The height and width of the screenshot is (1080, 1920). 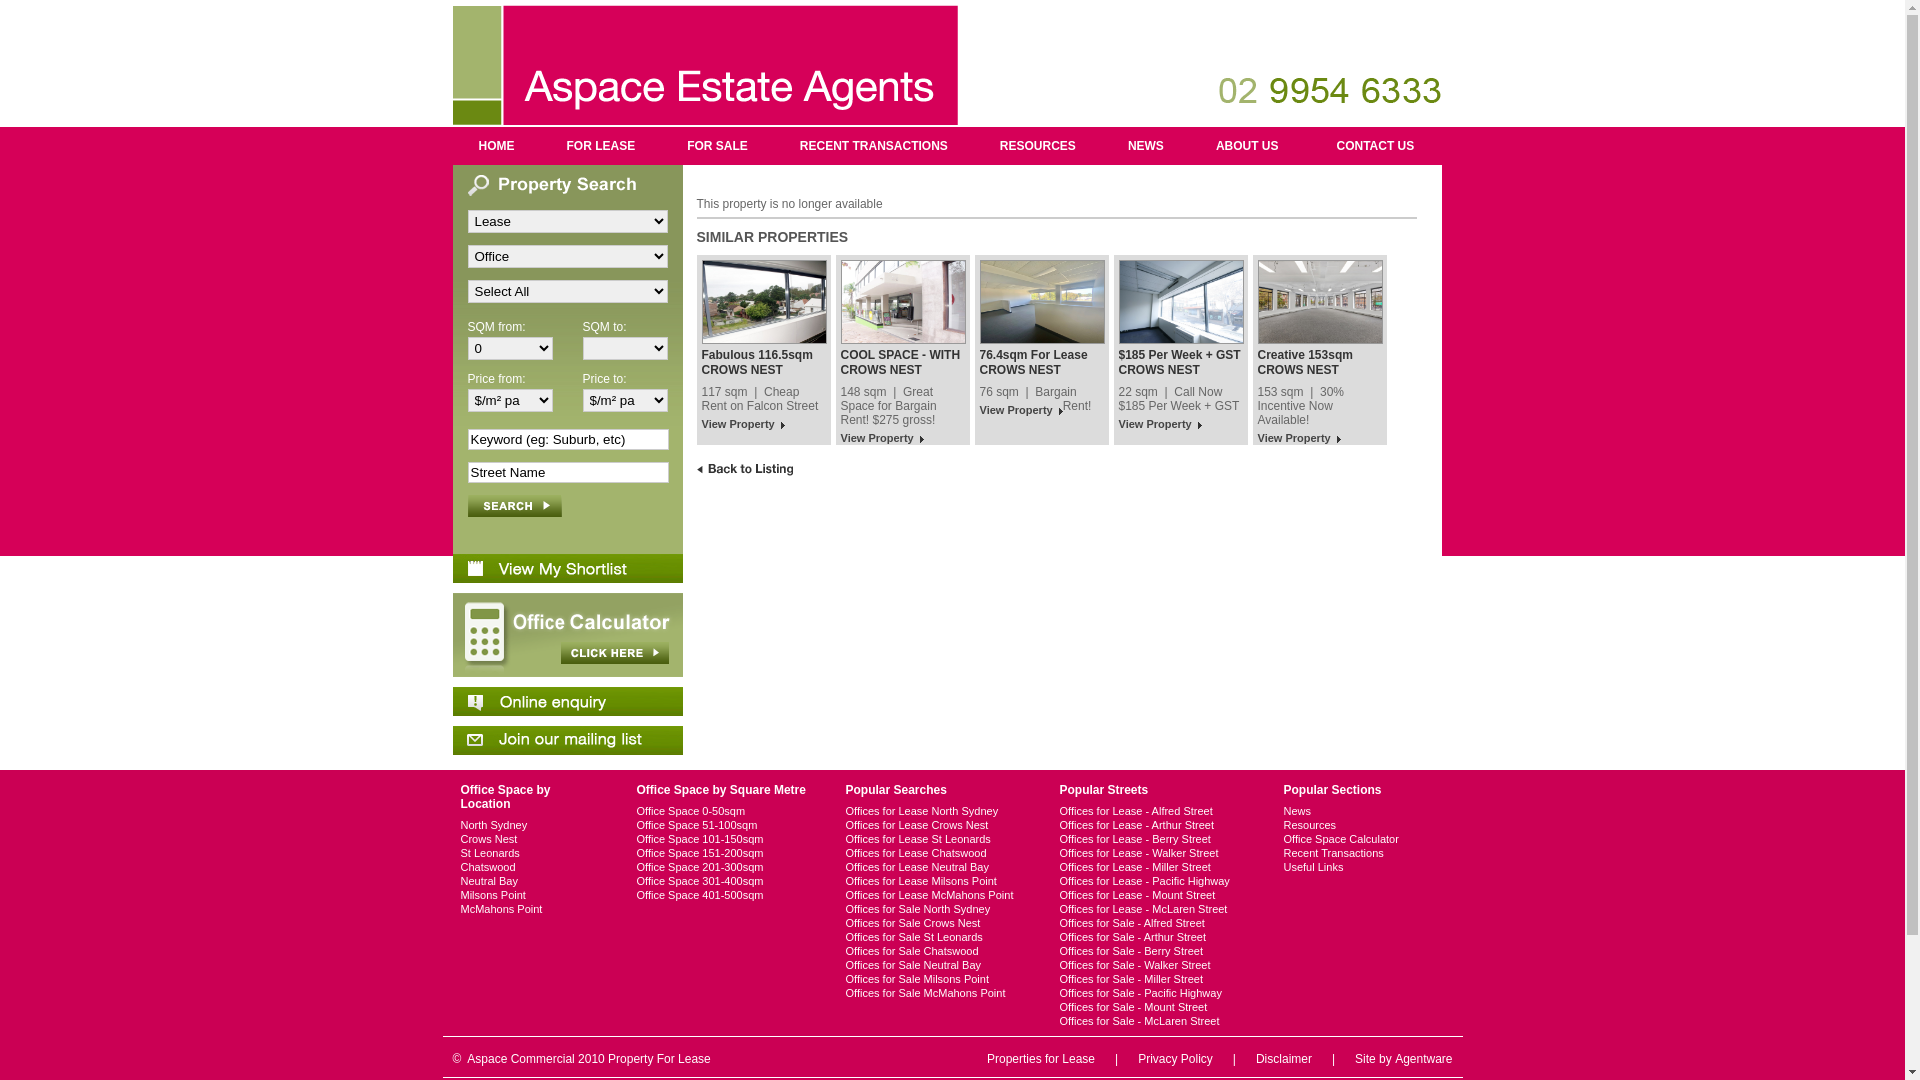 I want to click on 'Offices for Lease St Leonards', so click(x=935, y=839).